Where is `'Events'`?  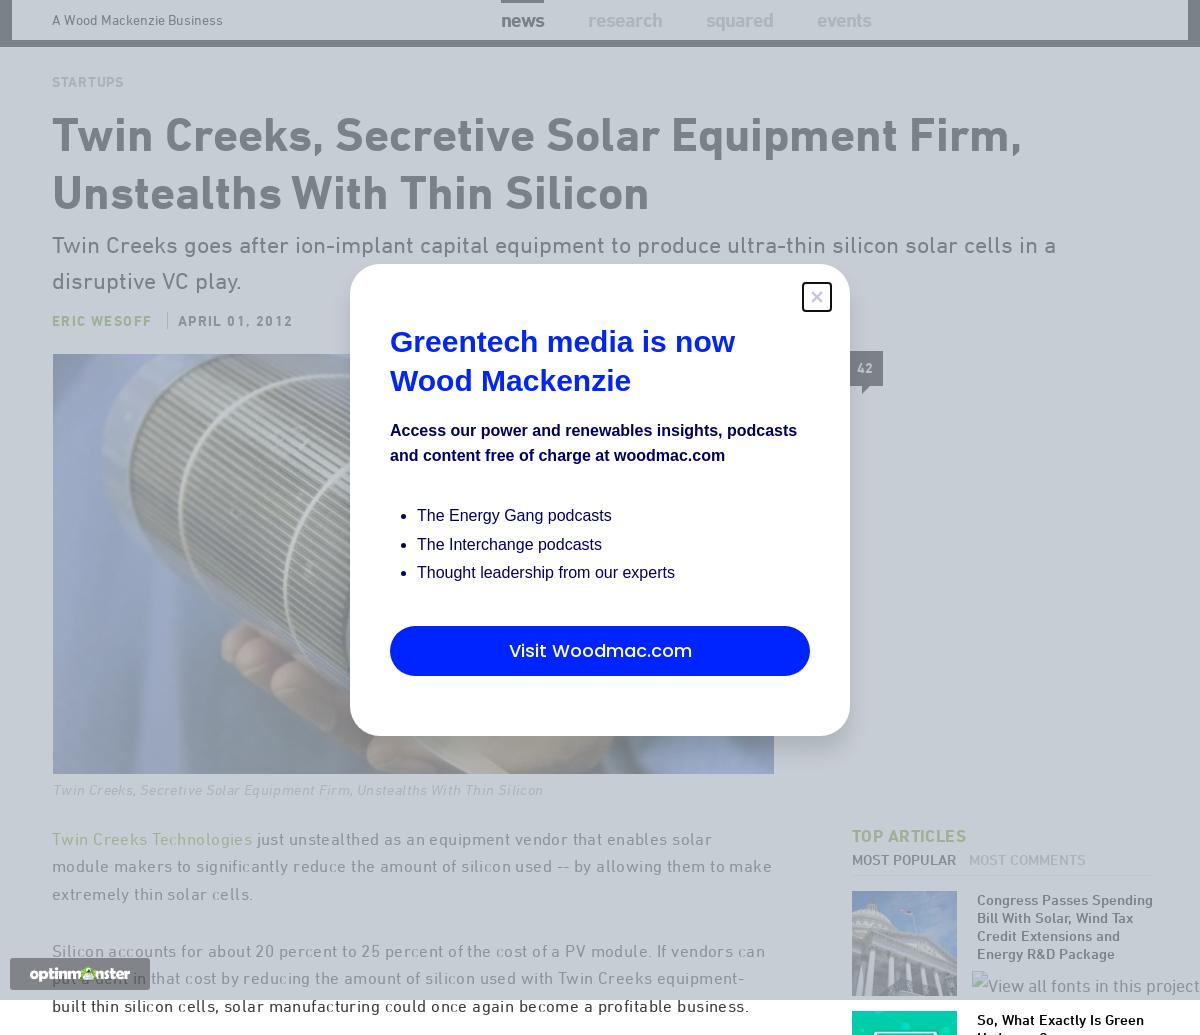 'Events' is located at coordinates (842, 19).